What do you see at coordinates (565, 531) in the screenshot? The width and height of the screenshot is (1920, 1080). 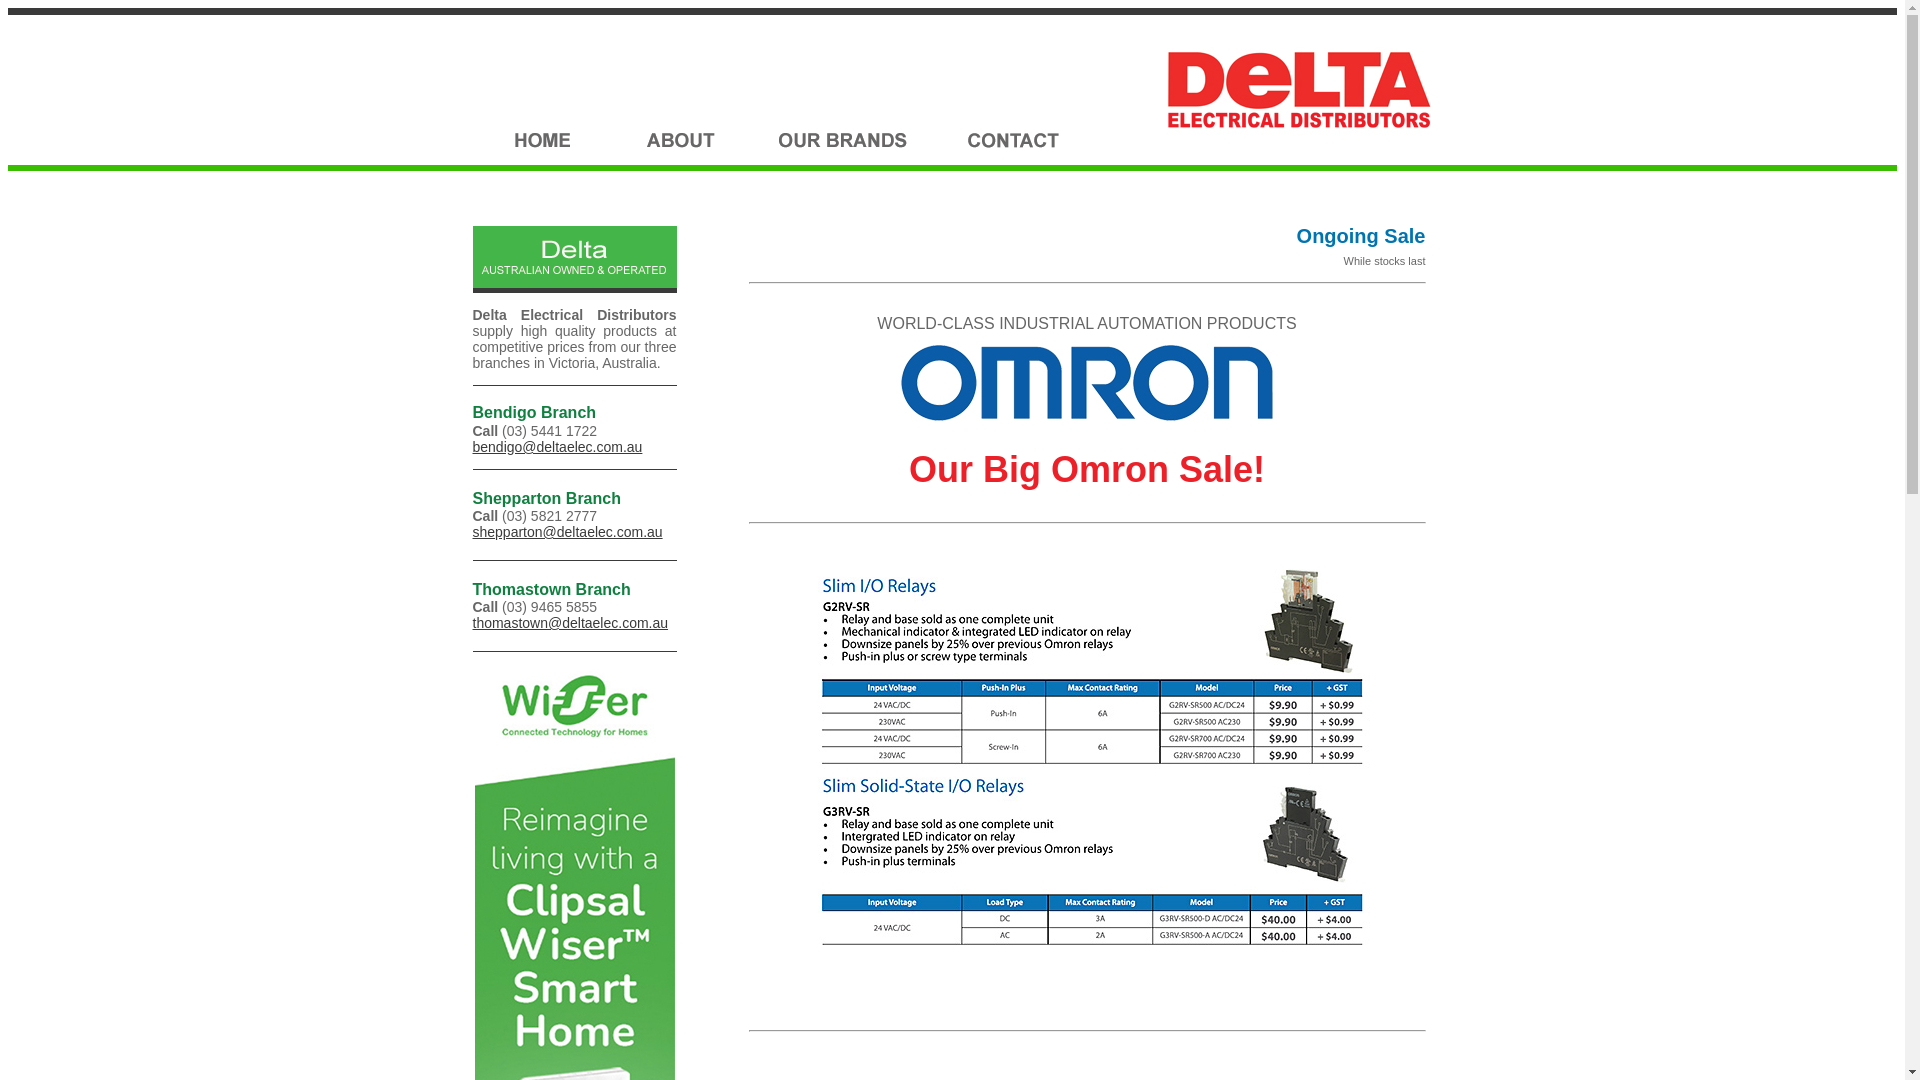 I see `'shepparton@deltaelec.com.au'` at bounding box center [565, 531].